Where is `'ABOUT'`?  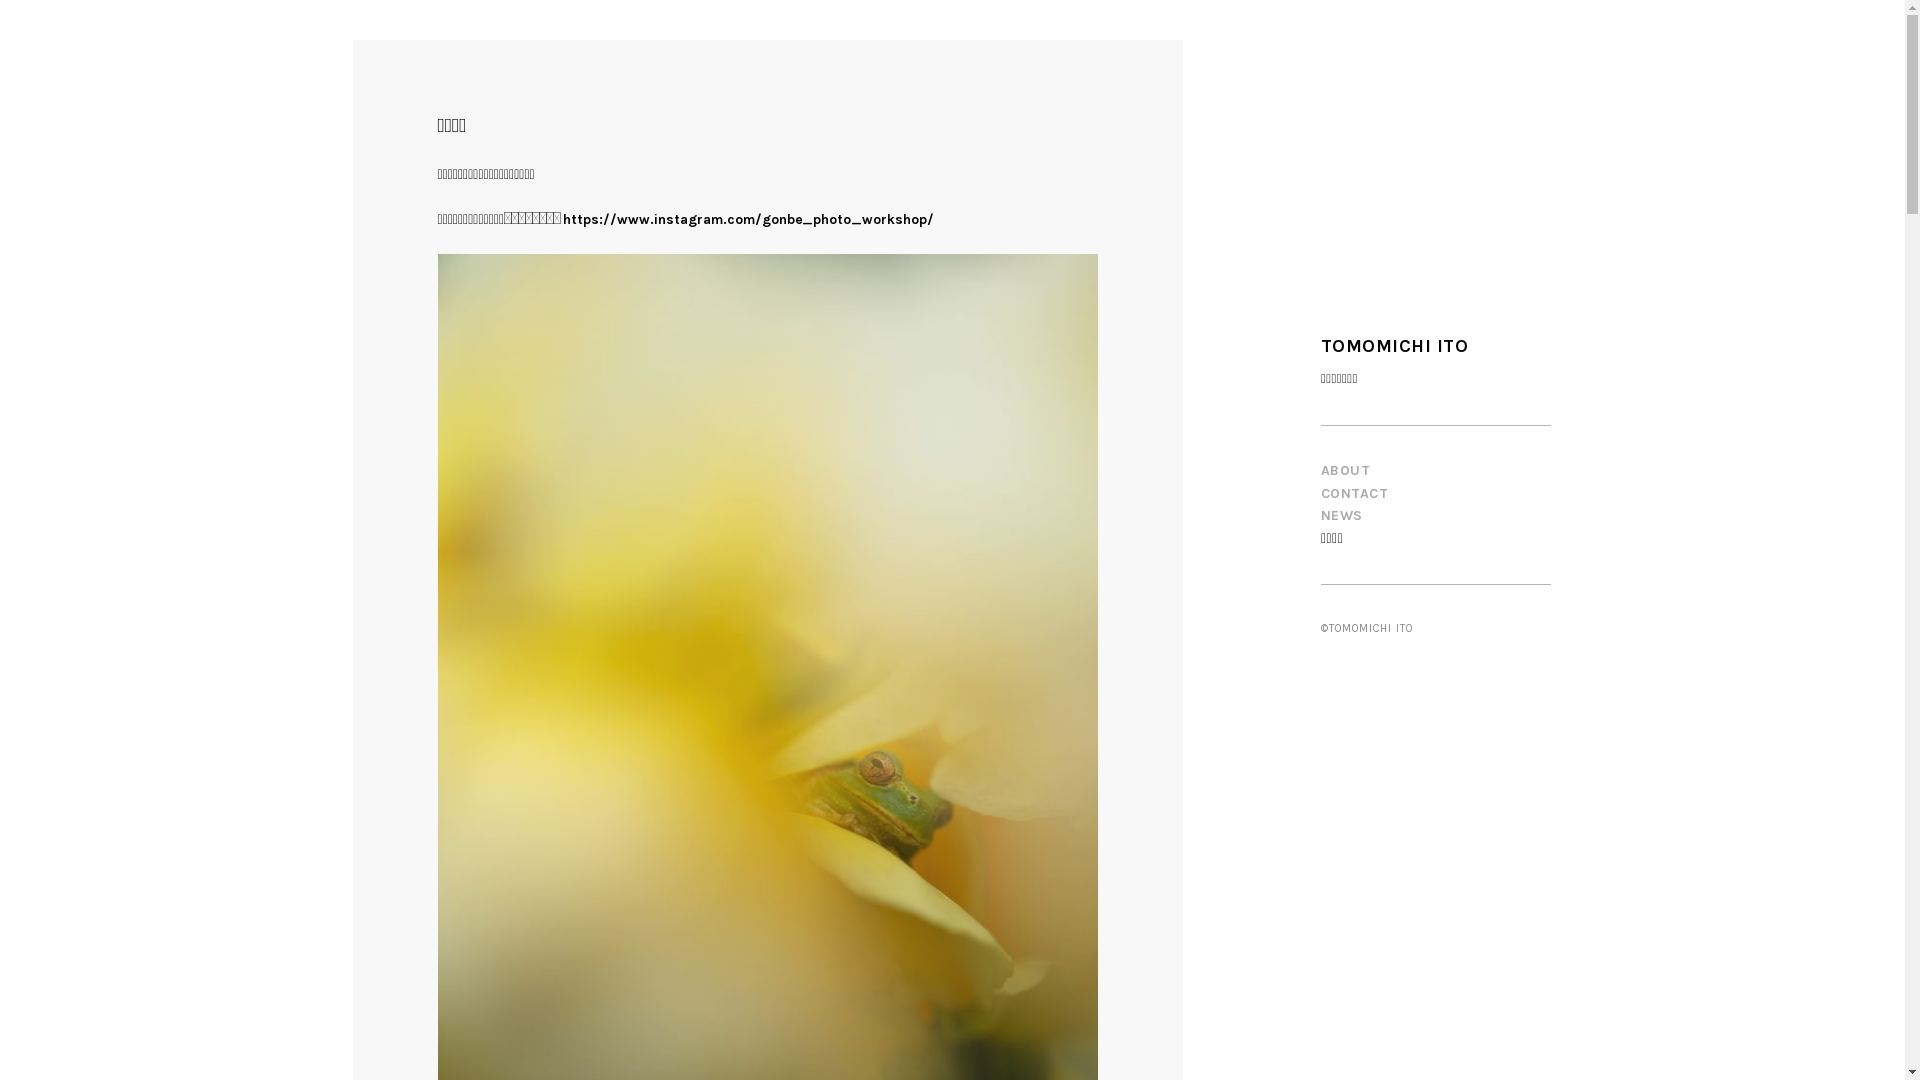
'ABOUT' is located at coordinates (1345, 470).